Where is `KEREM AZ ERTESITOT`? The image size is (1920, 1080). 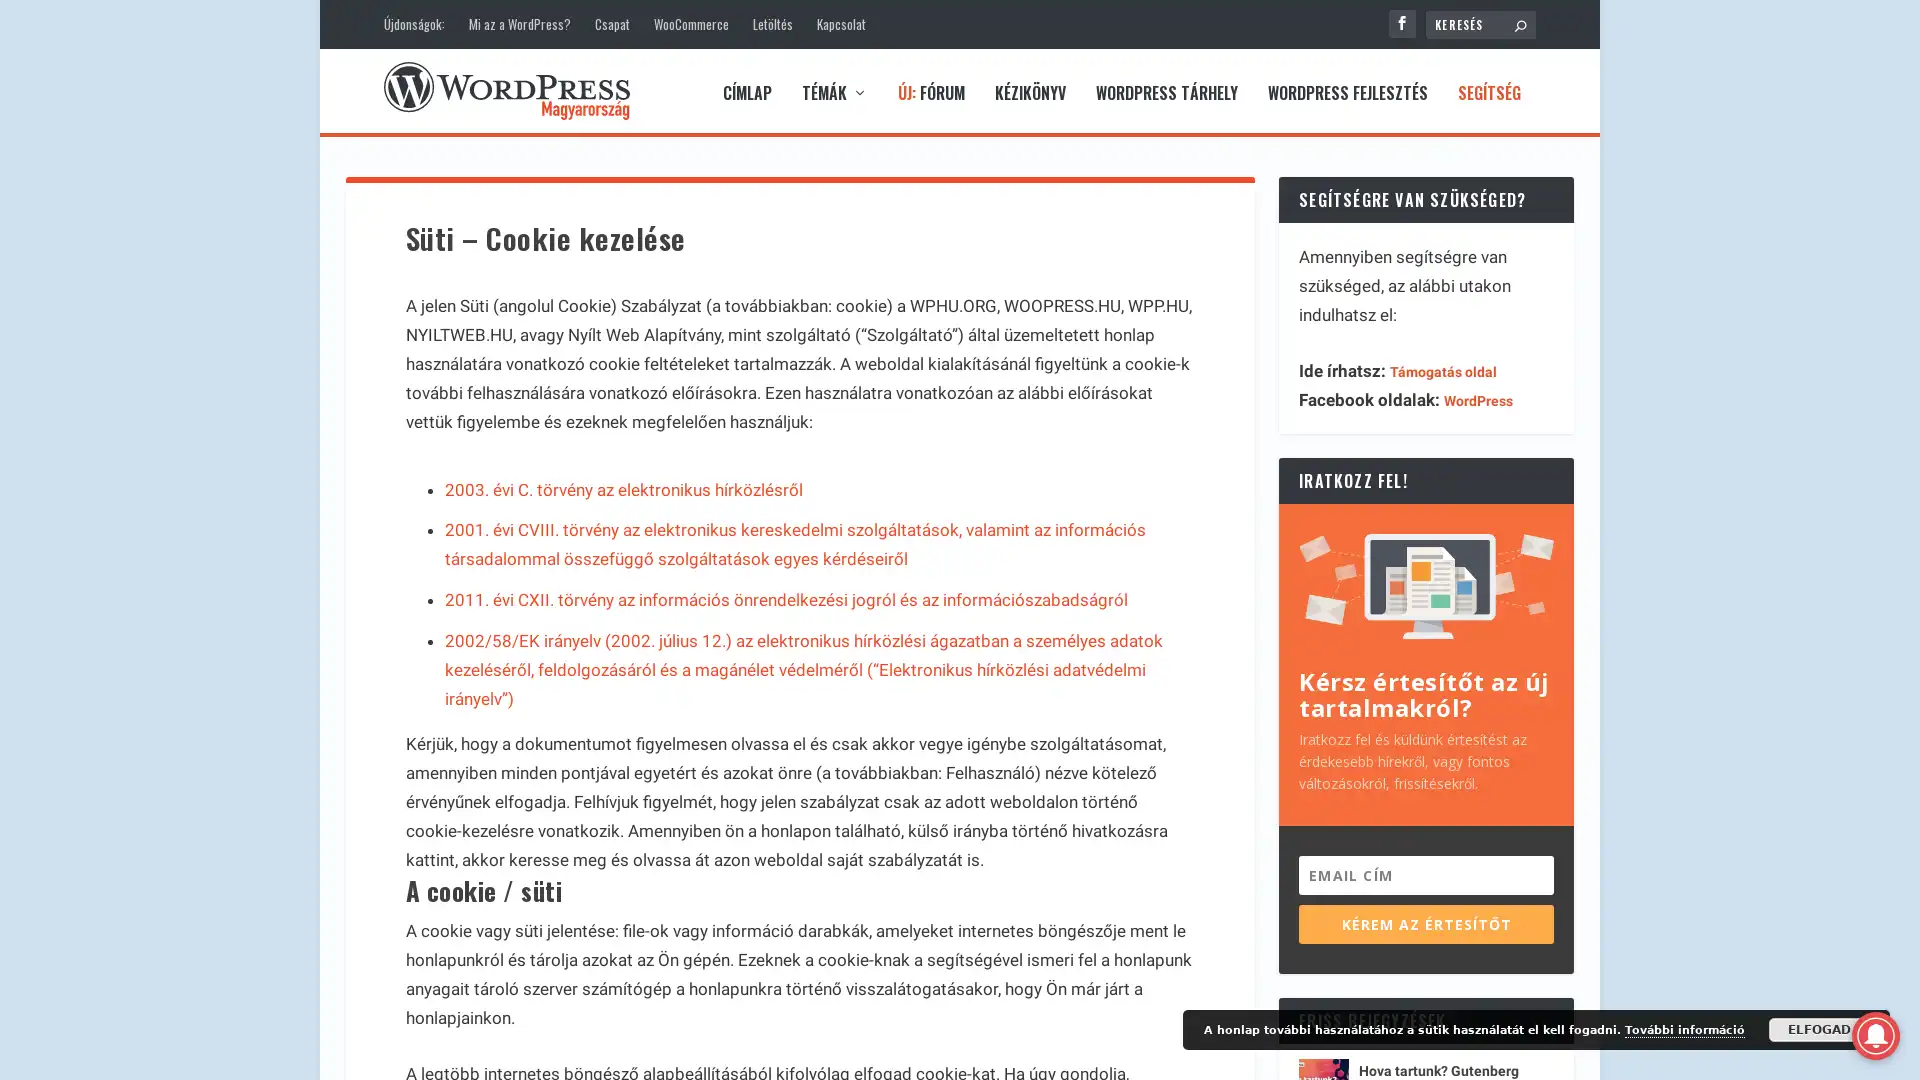
KEREM AZ ERTESITOT is located at coordinates (1425, 919).